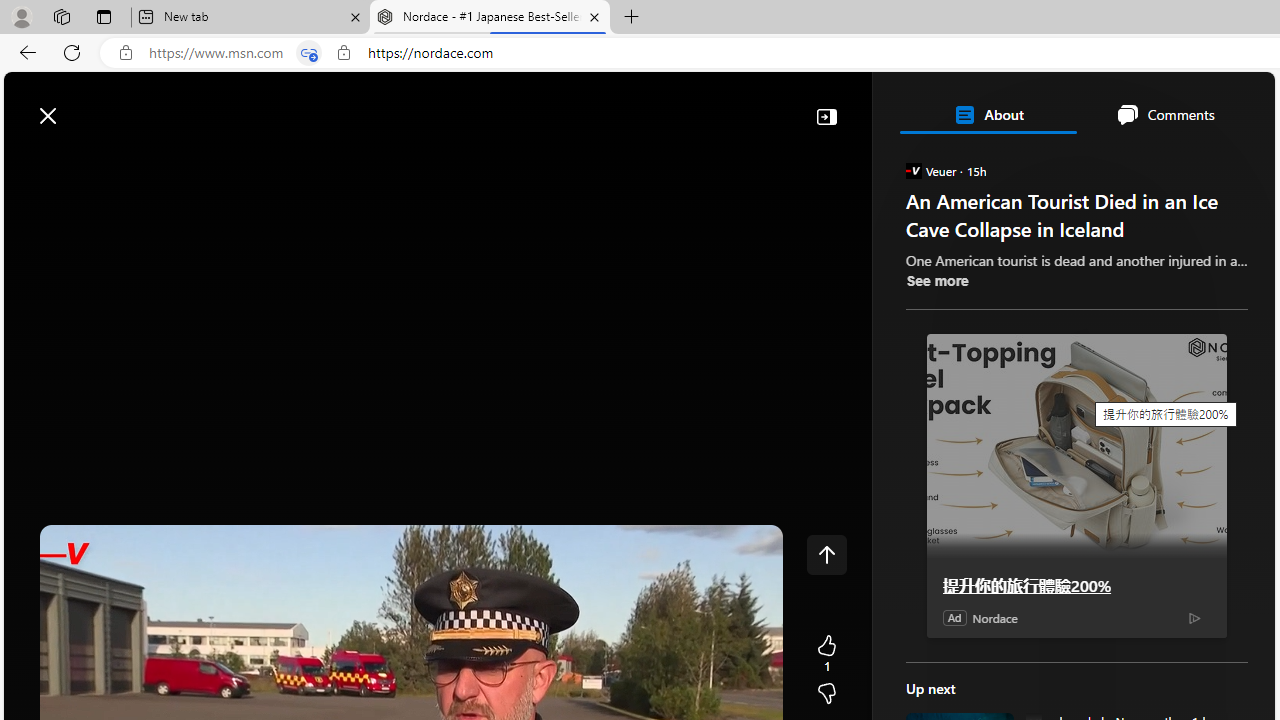  I want to click on 'Nordace - #1 Japanese Best-Seller - Siena Smart Backpack', so click(490, 17).